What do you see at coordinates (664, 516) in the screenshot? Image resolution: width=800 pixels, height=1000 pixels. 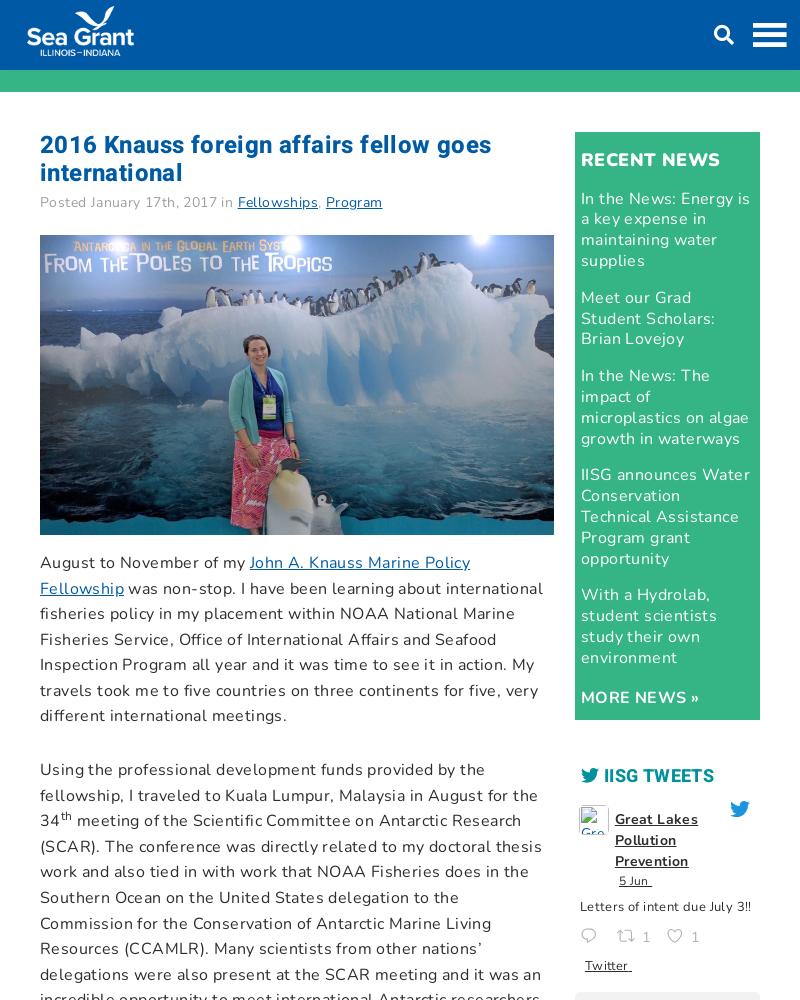 I see `'IISG announces Water Conservation Technical Assistance Program grant opportunity'` at bounding box center [664, 516].